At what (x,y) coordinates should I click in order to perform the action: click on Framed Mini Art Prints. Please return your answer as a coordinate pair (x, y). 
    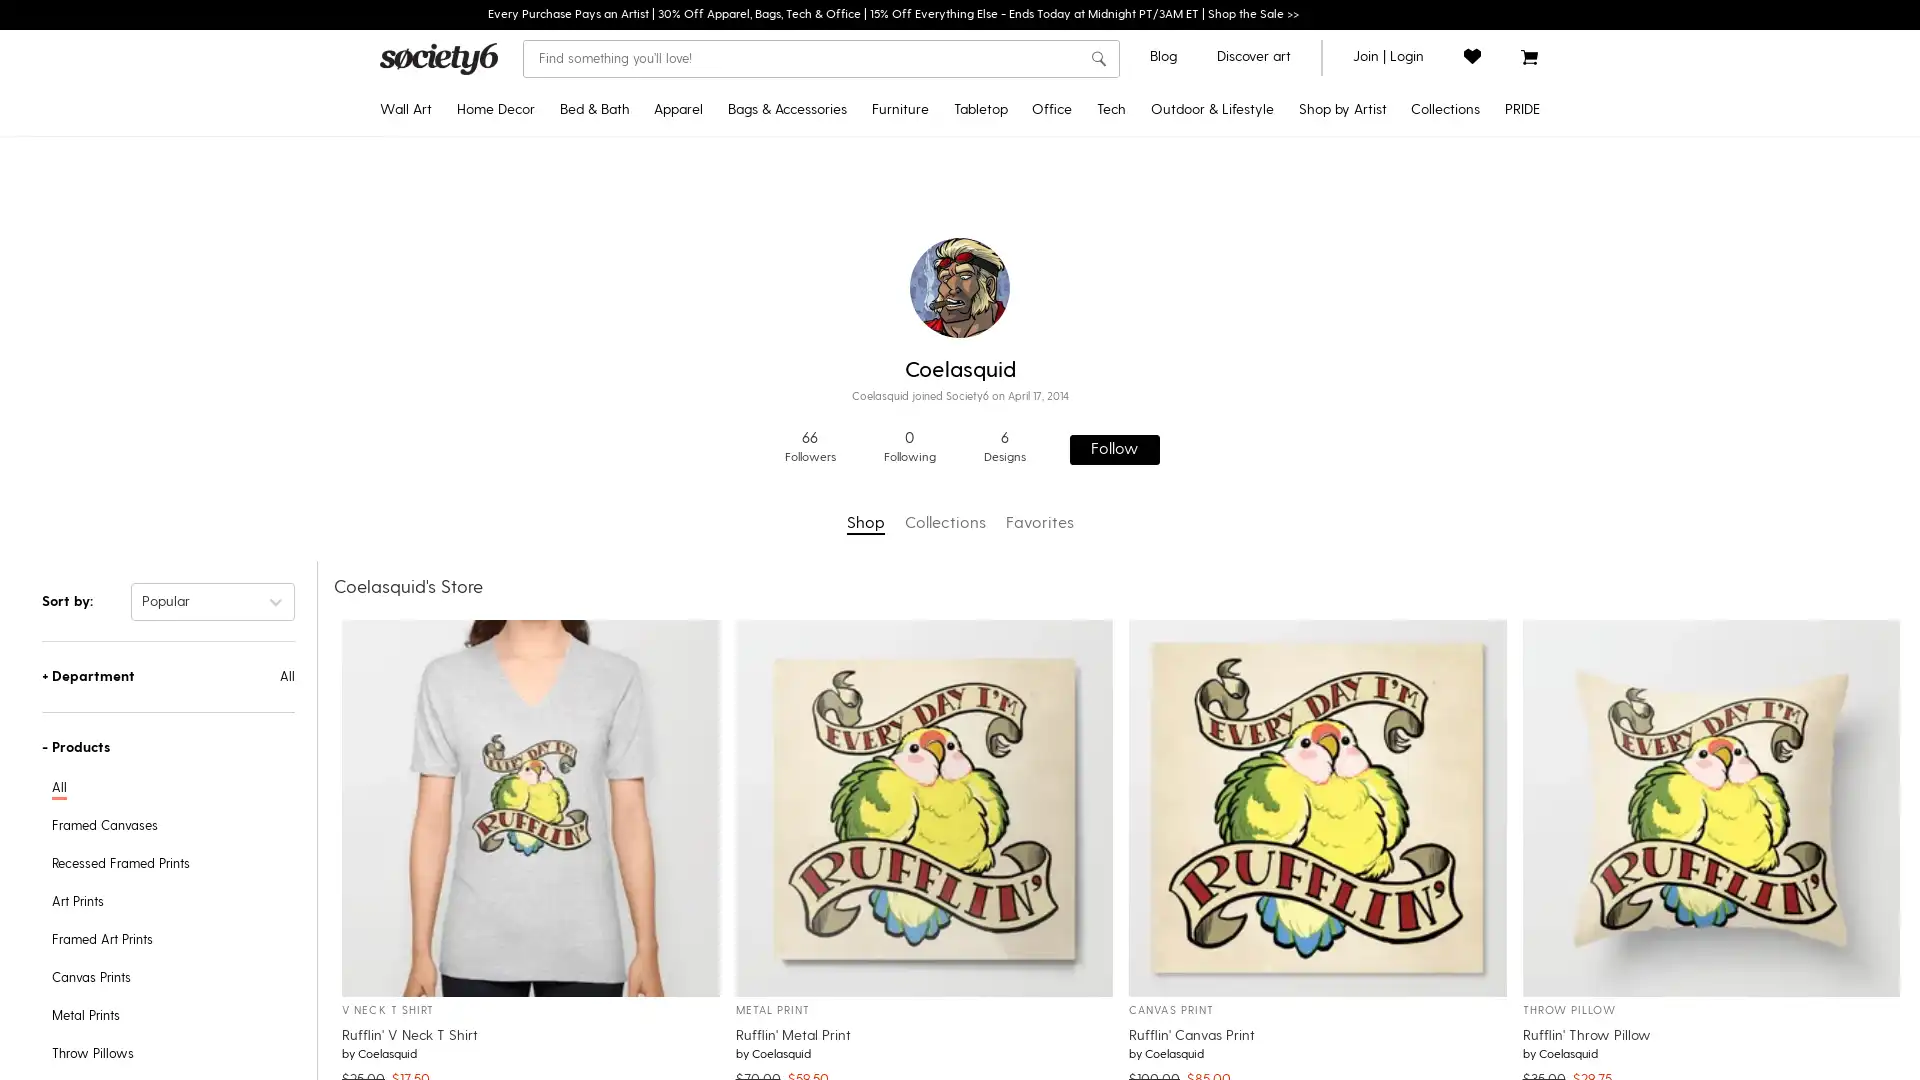
    Looking at the image, I should click on (470, 547).